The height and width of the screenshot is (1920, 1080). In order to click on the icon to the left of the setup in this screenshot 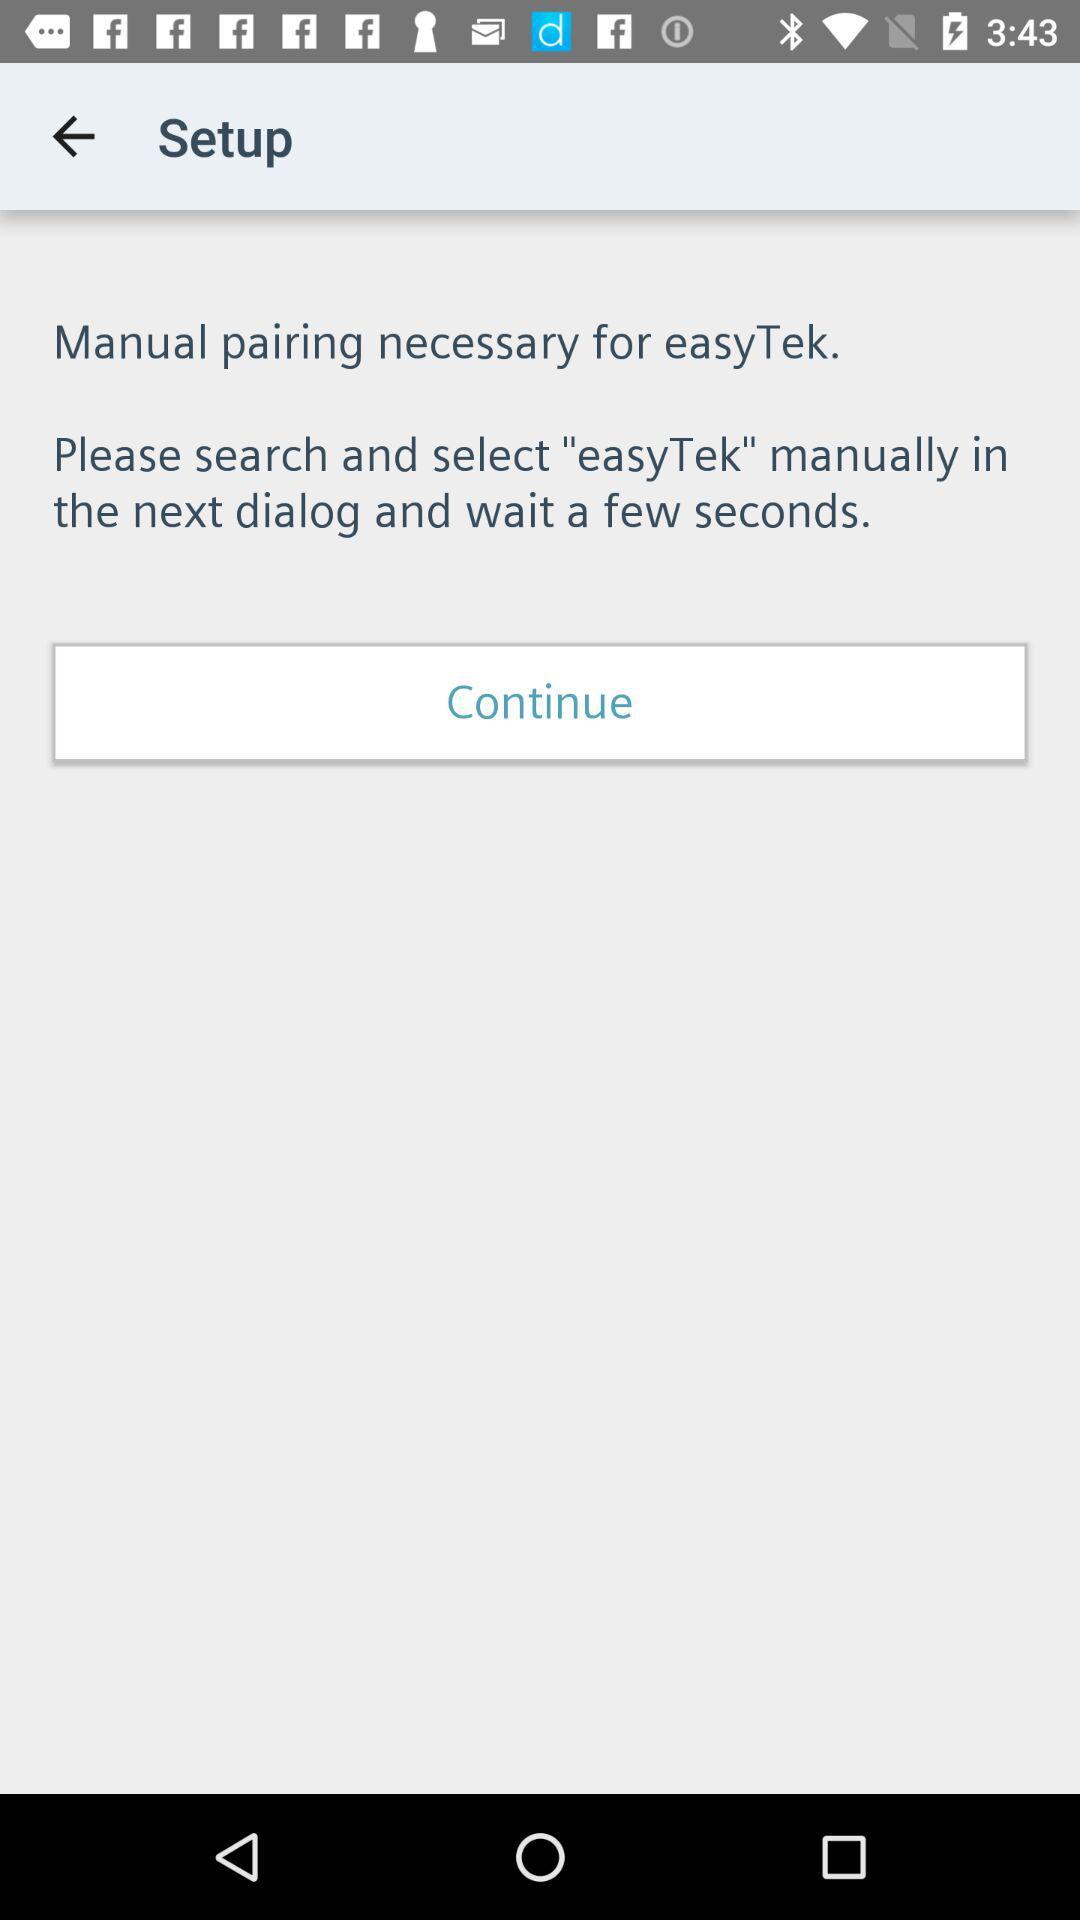, I will do `click(72, 135)`.